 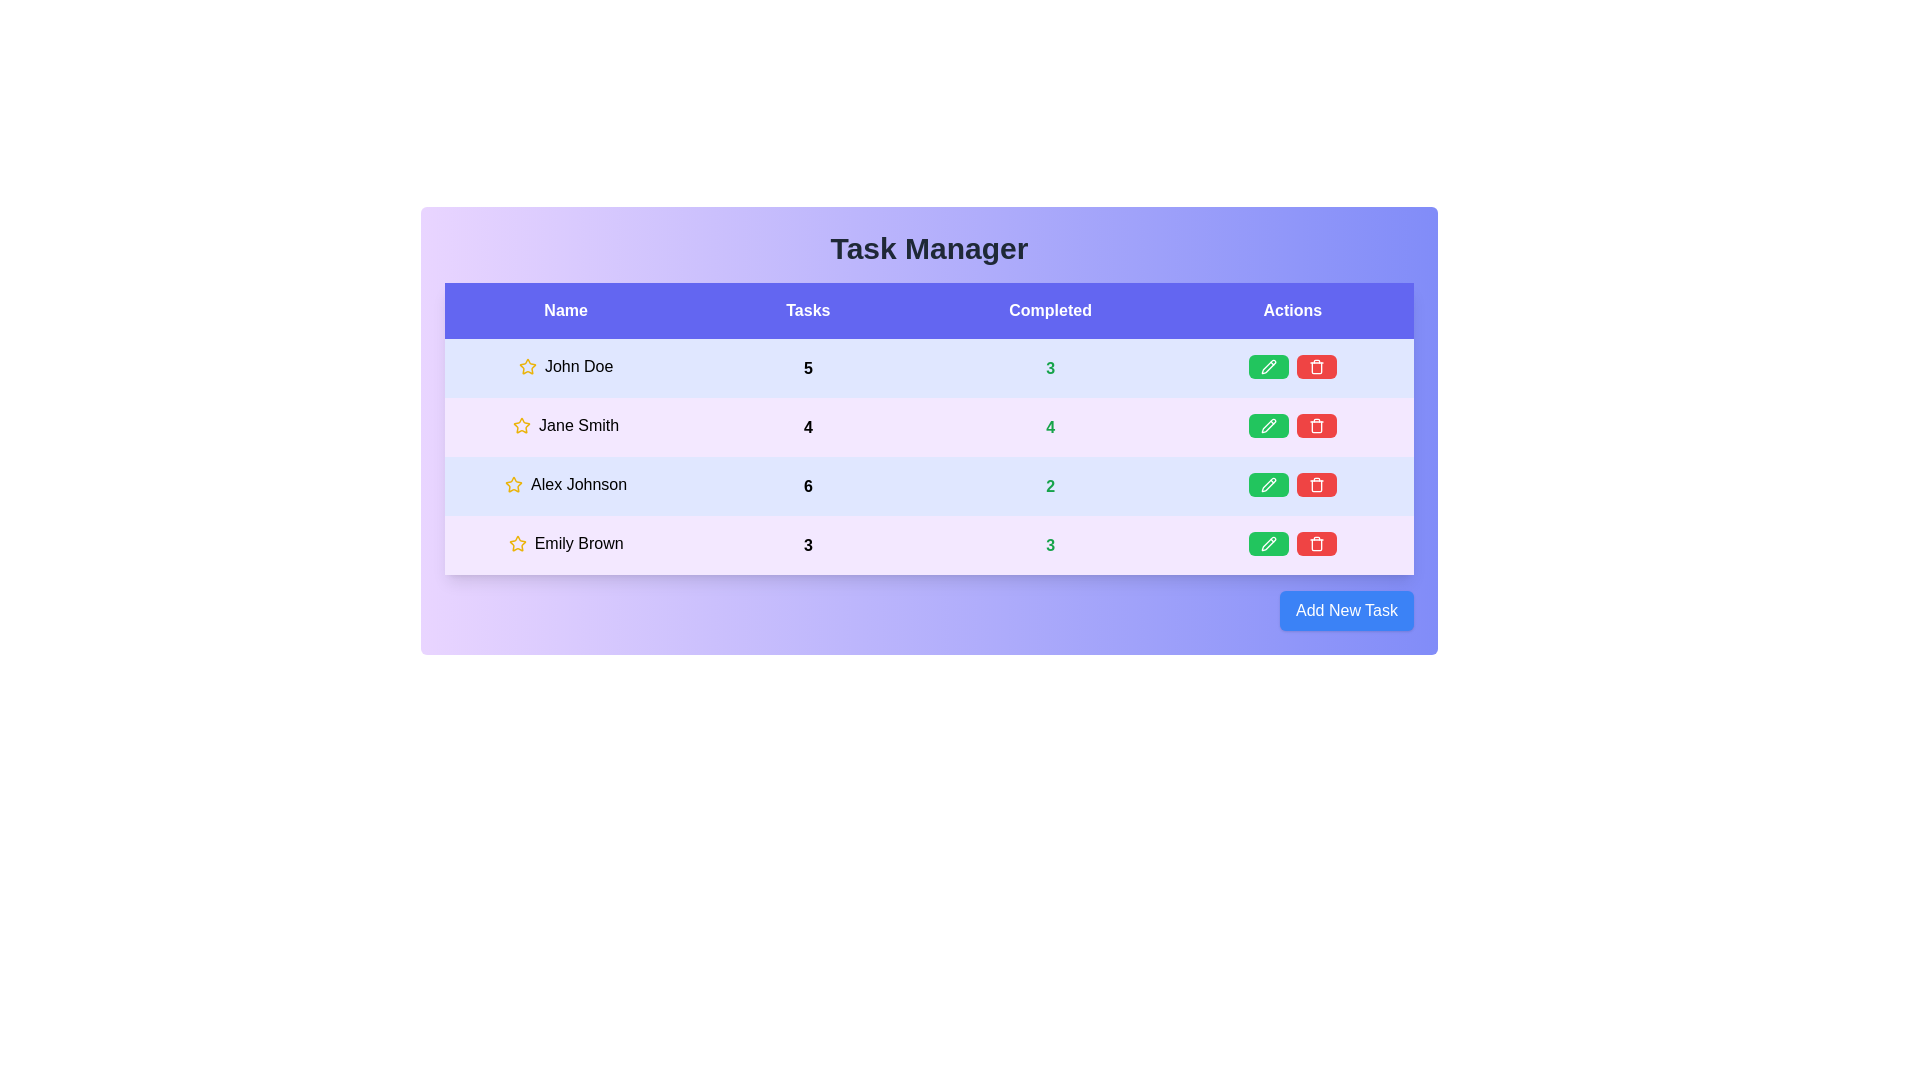 I want to click on green pencil icon to edit the task for Alex Johnson, so click(x=1267, y=485).